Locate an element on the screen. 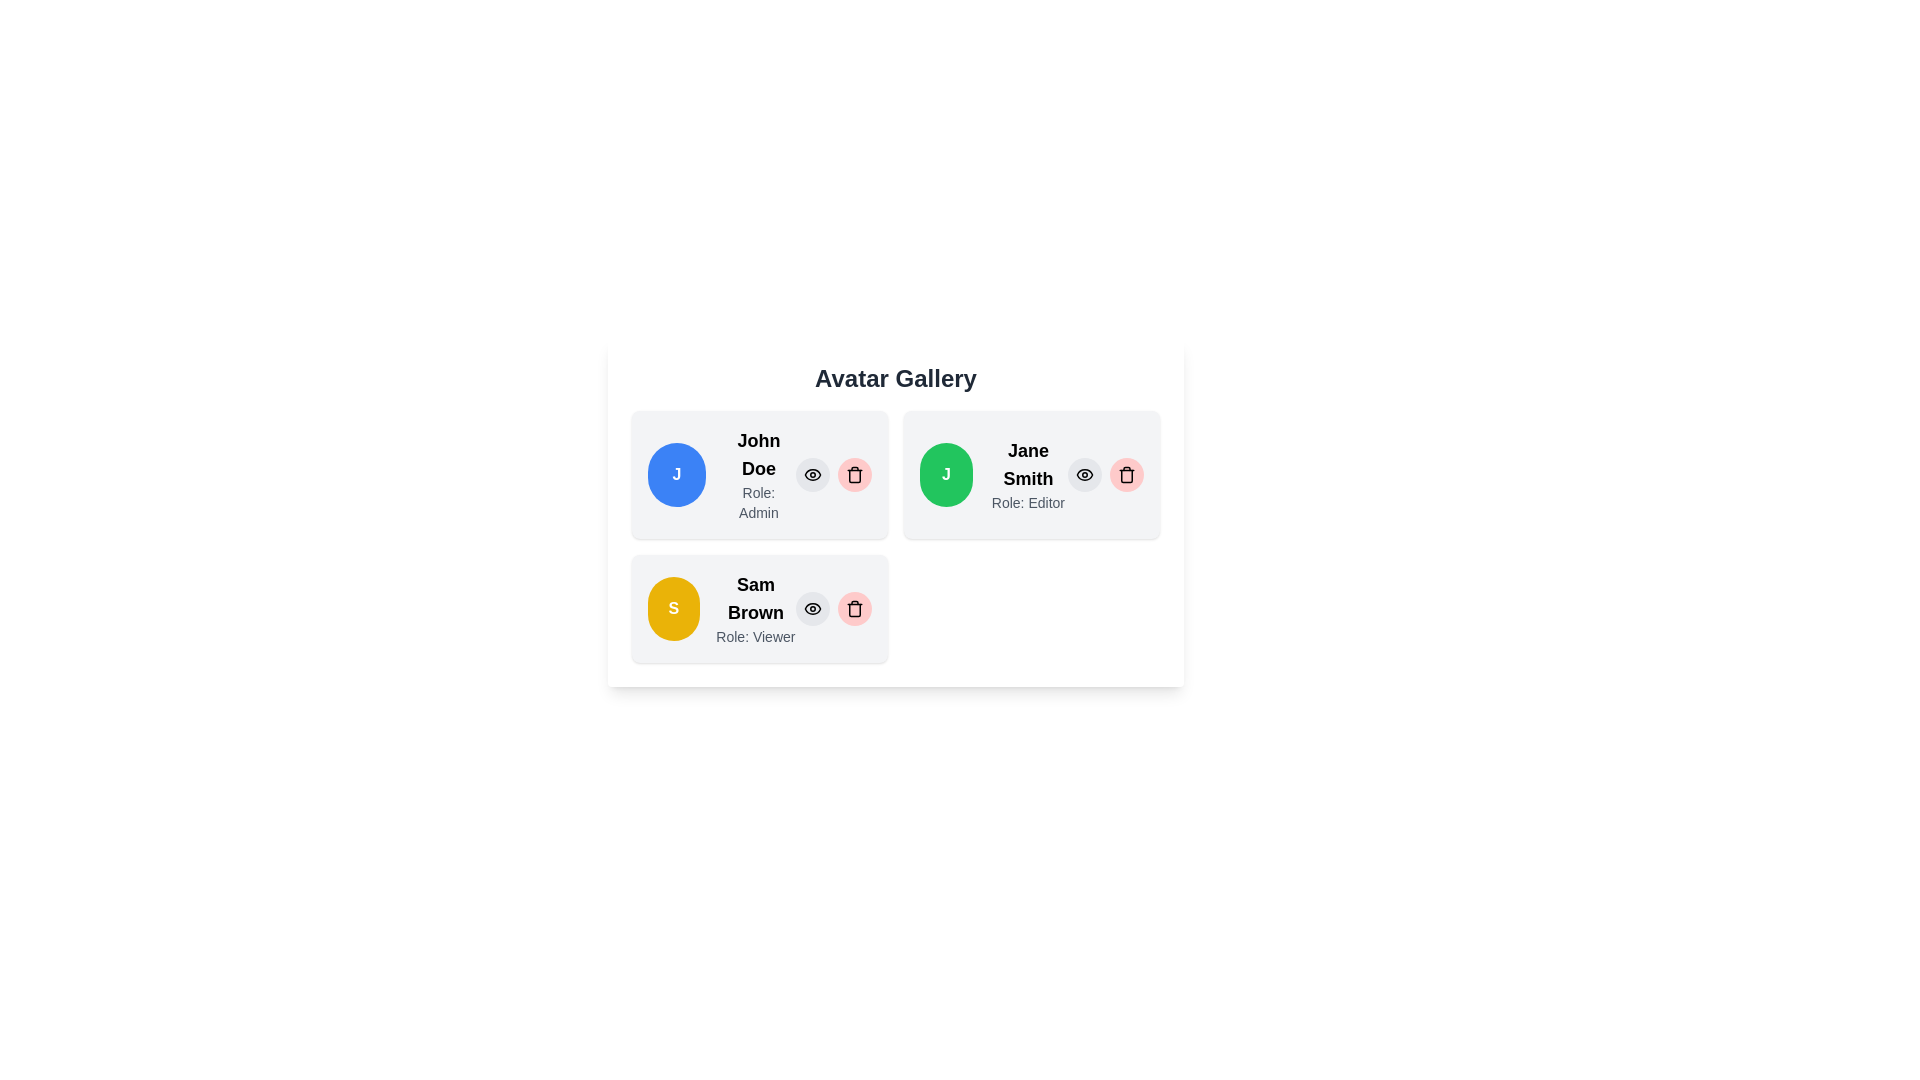 Image resolution: width=1920 pixels, height=1080 pixels. the eye icon, which is a minimalist design with a thin outline is located at coordinates (1083, 474).